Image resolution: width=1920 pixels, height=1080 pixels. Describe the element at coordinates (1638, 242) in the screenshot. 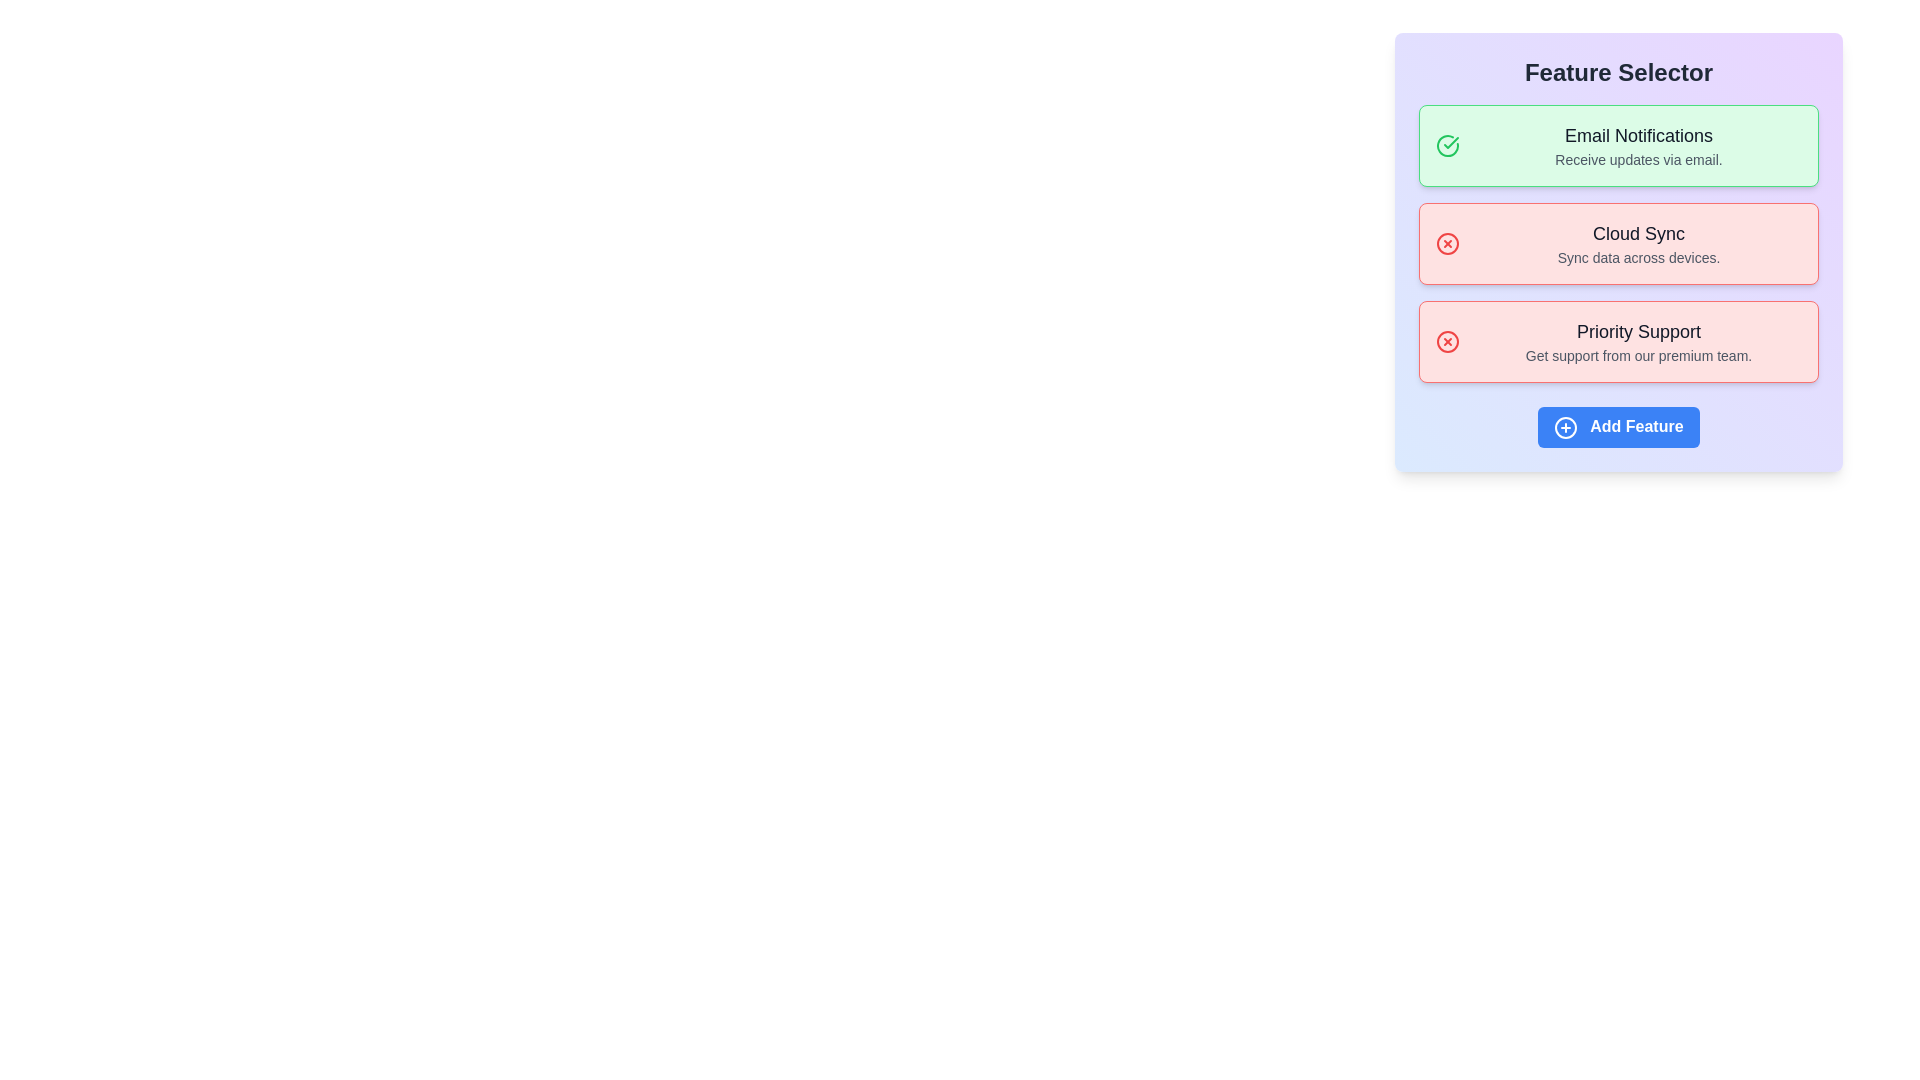

I see `informational text about the 'Cloud Sync' feature, which is located in the middle panel of the 'Feature Selector' interface, positioned below 'Email Notifications' and above 'Priority Support'` at that location.